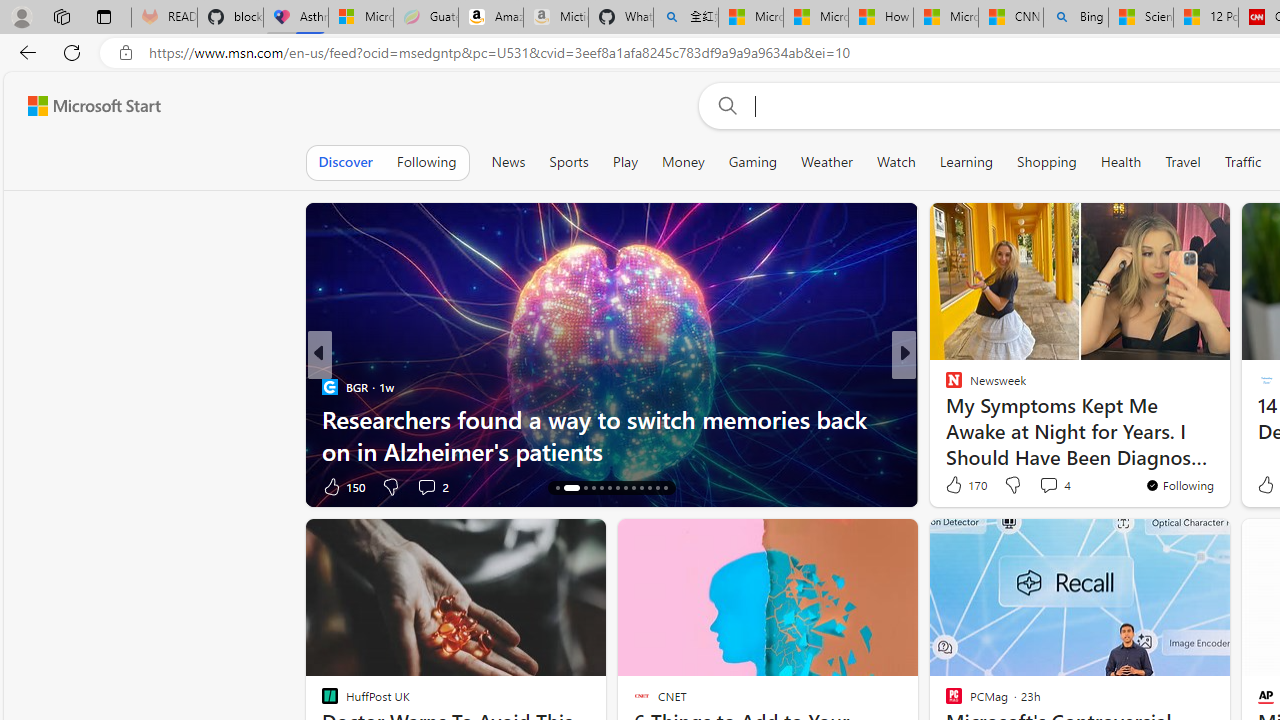 Image resolution: width=1280 pixels, height=720 pixels. I want to click on 'View comments 5 Comment', so click(1040, 486).